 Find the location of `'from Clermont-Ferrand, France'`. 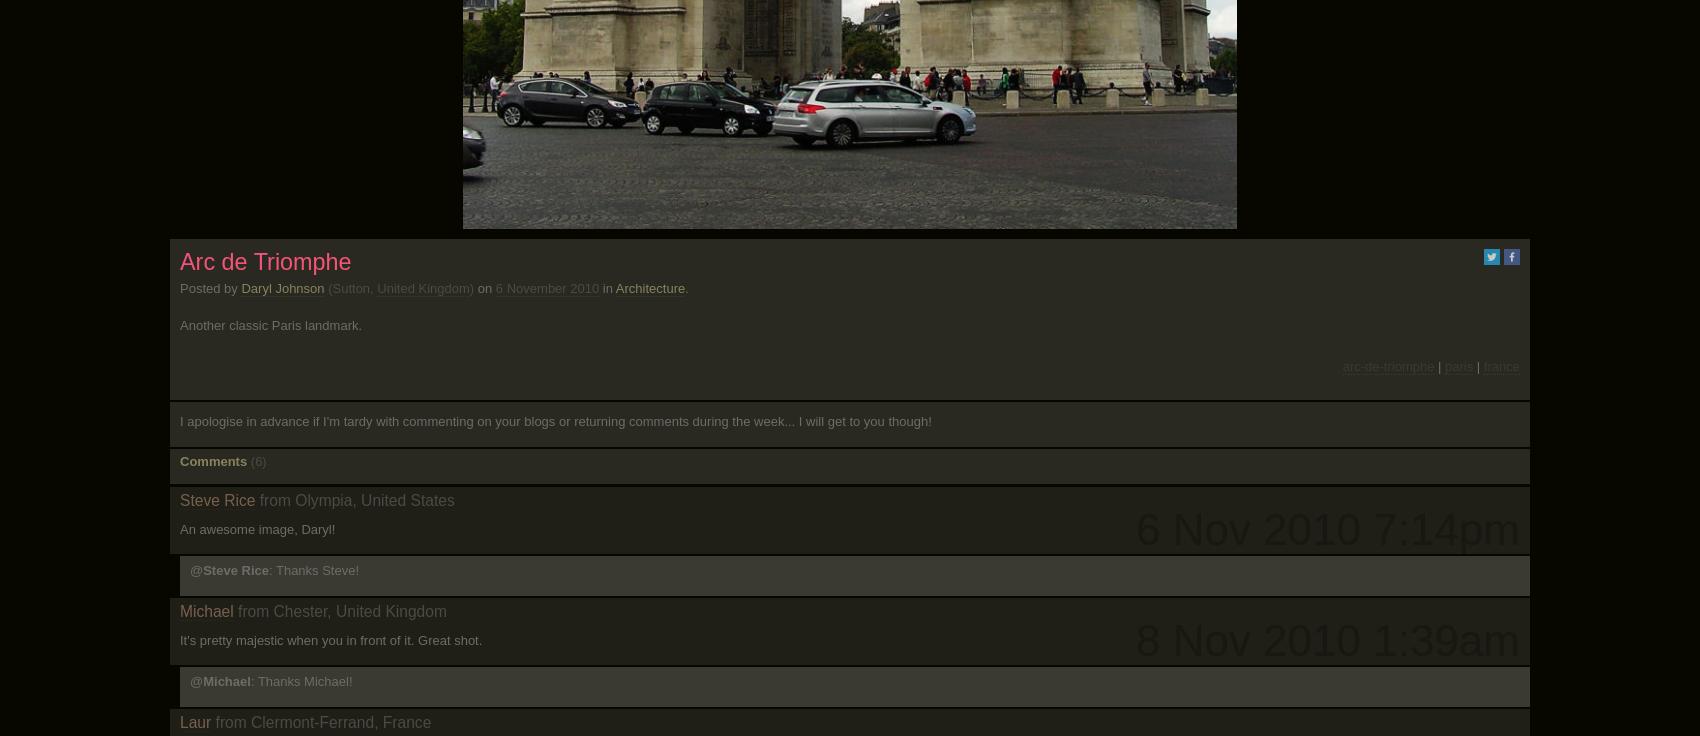

'from Clermont-Ferrand, France' is located at coordinates (322, 721).